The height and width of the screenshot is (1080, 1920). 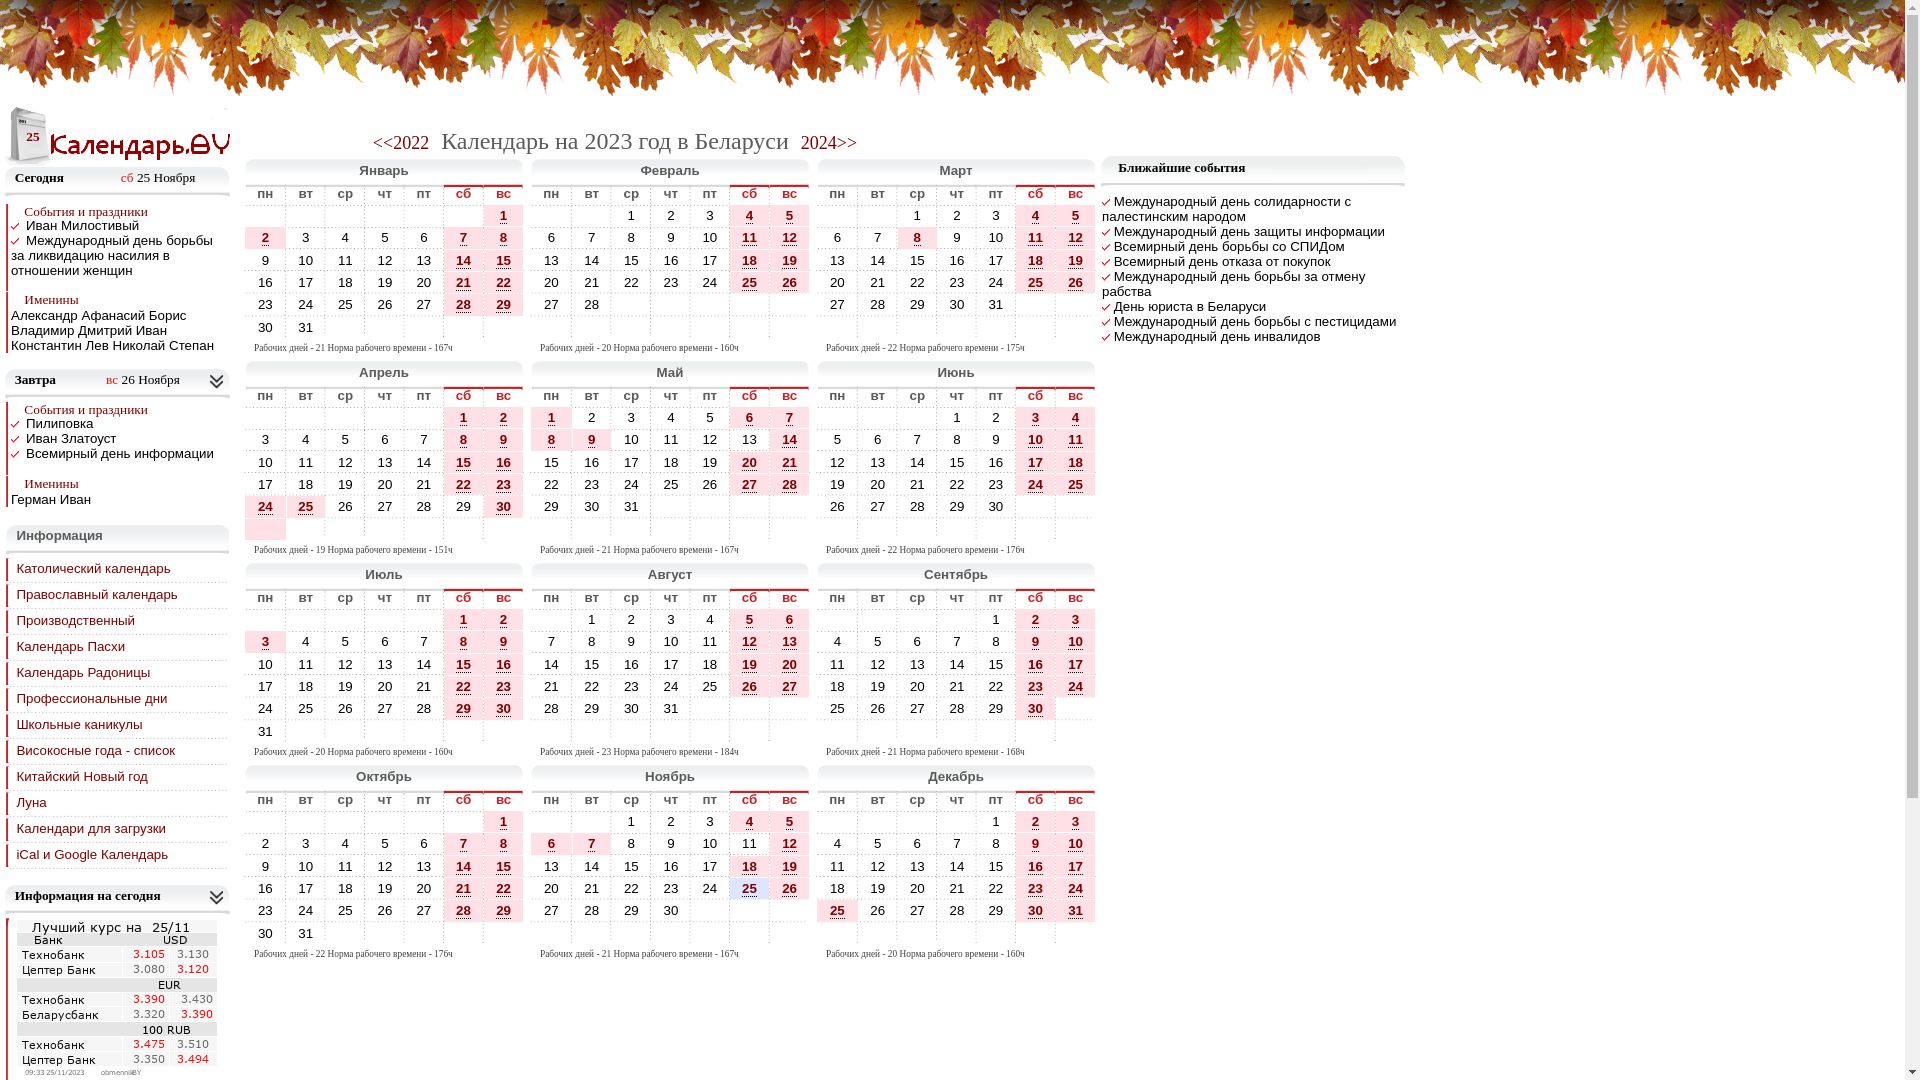 What do you see at coordinates (503, 282) in the screenshot?
I see `'22'` at bounding box center [503, 282].